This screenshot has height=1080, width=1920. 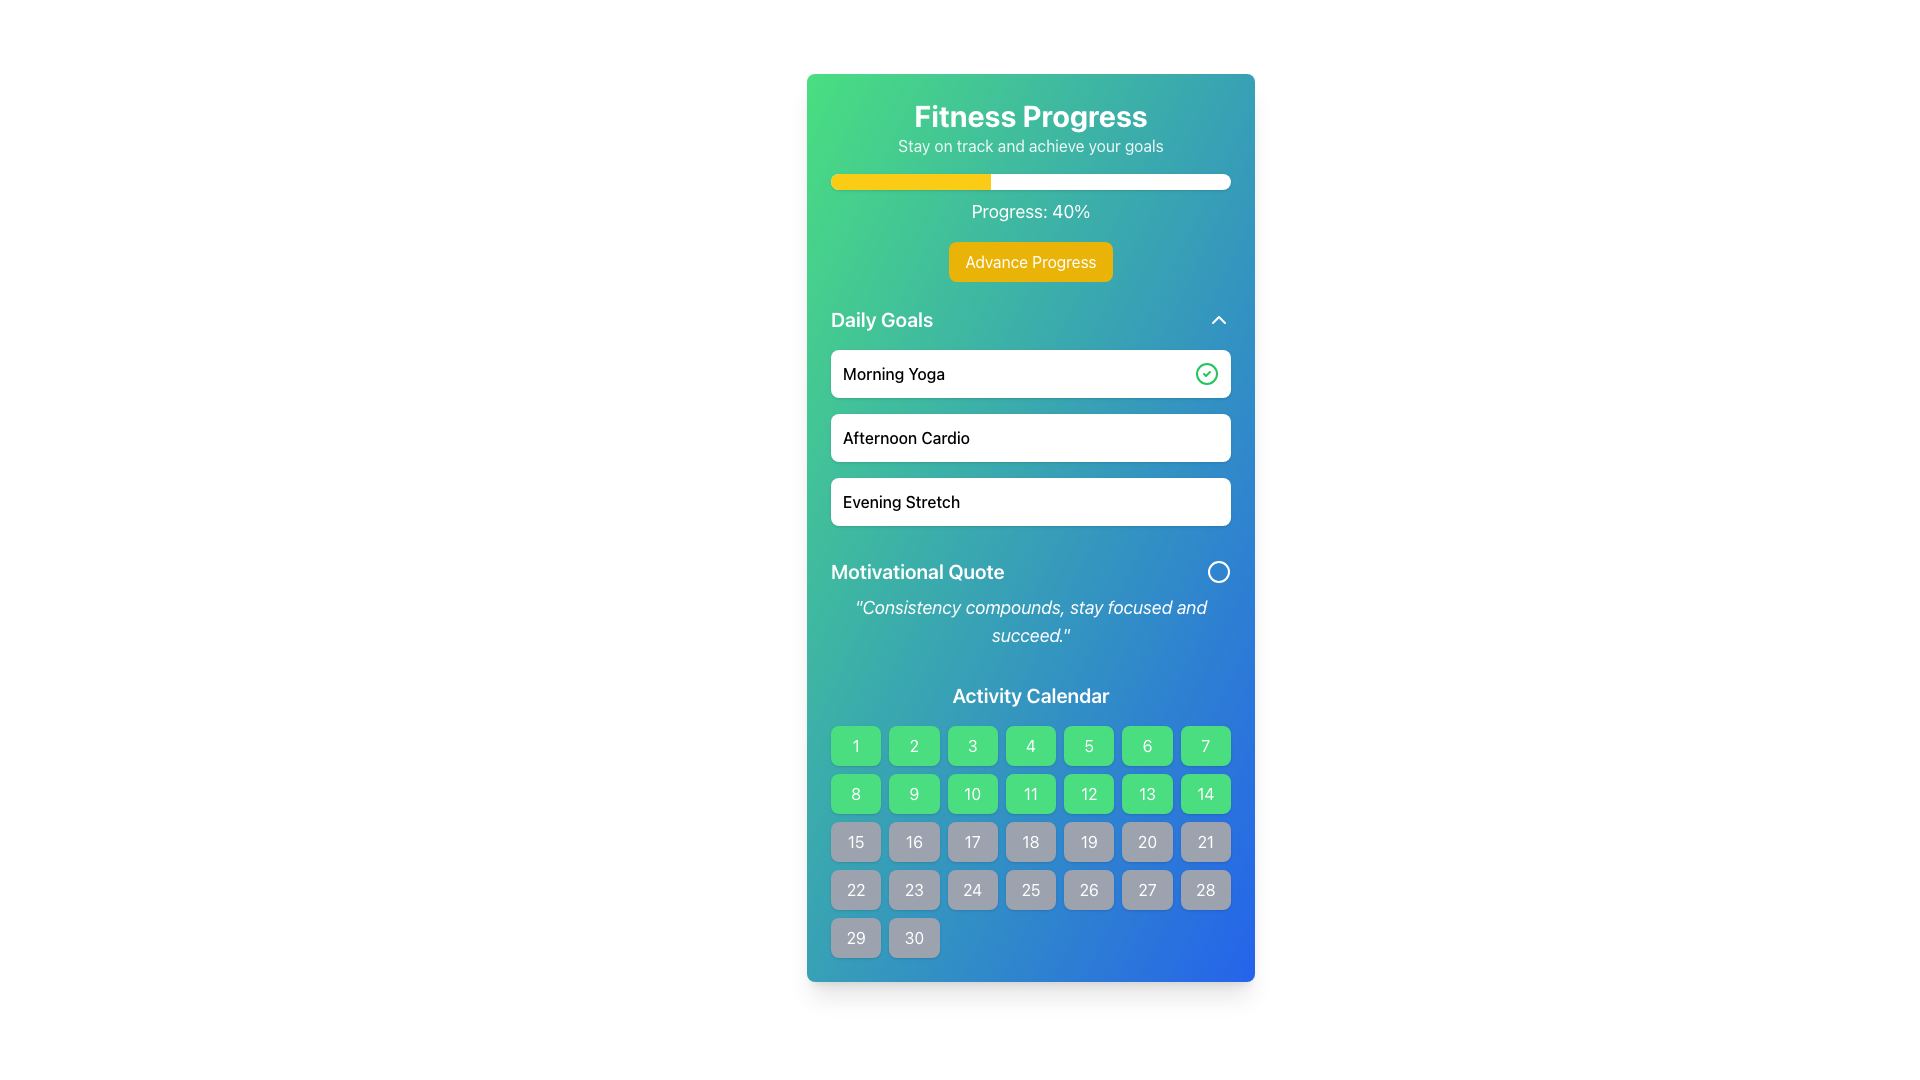 What do you see at coordinates (1031, 115) in the screenshot?
I see `the 'Fitness Progress' text label, which is styled in a large, bold white font against a green to blue gradient background, located at the top center of the interface` at bounding box center [1031, 115].